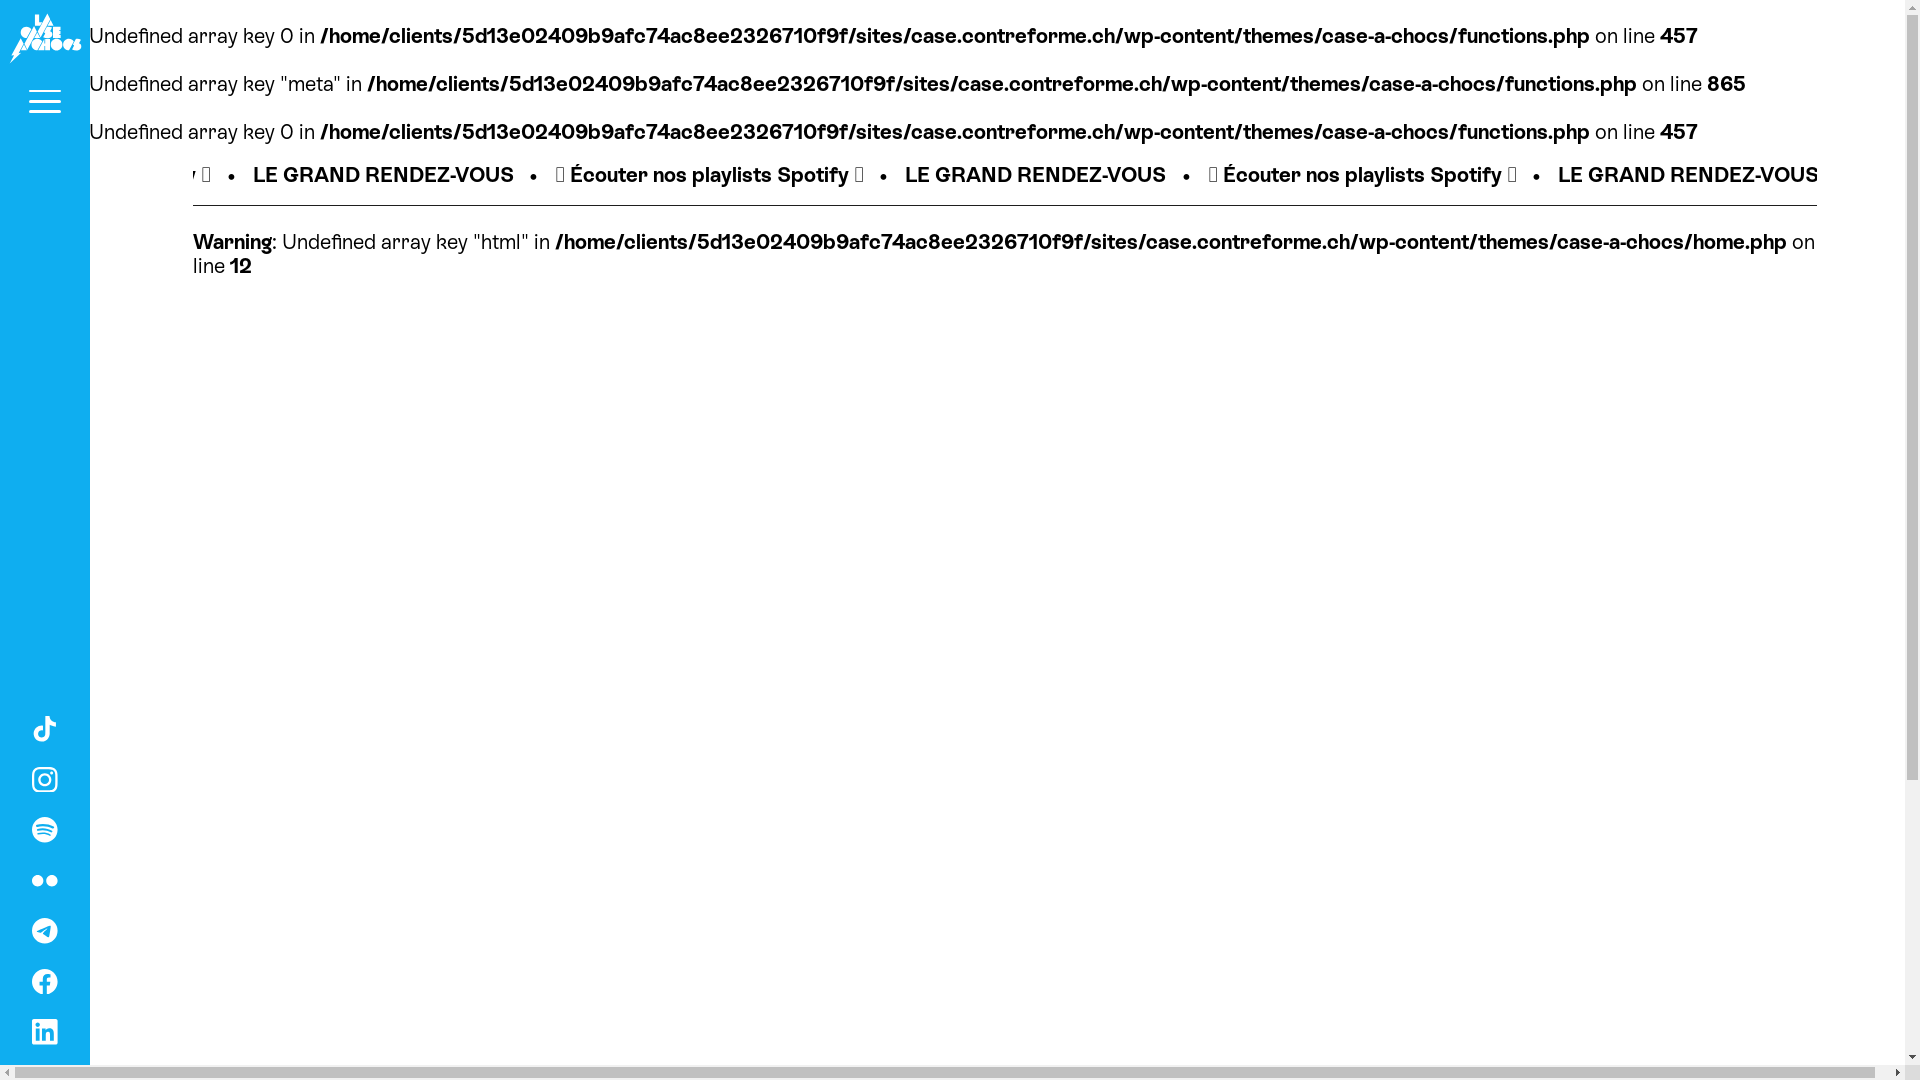  I want to click on 'Flickr', so click(44, 877).